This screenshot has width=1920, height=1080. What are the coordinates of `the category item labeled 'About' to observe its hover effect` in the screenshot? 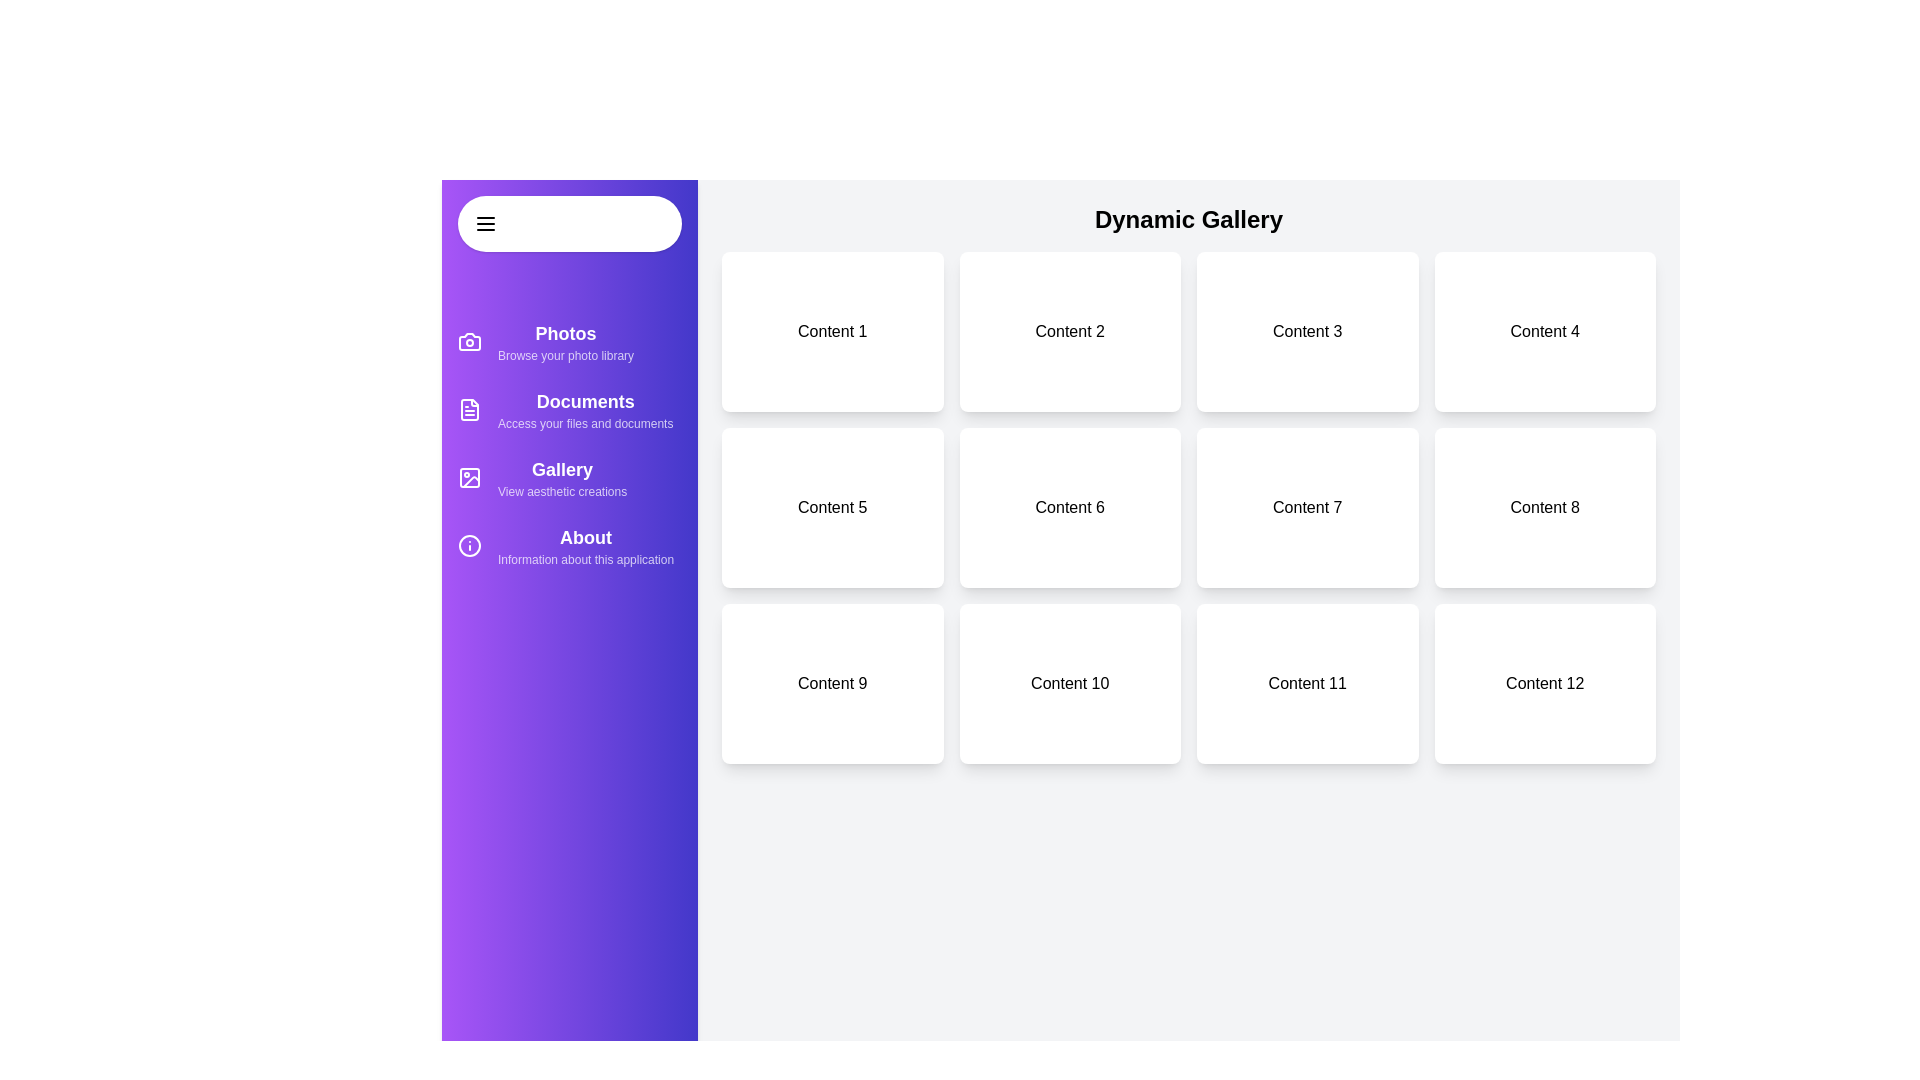 It's located at (569, 546).